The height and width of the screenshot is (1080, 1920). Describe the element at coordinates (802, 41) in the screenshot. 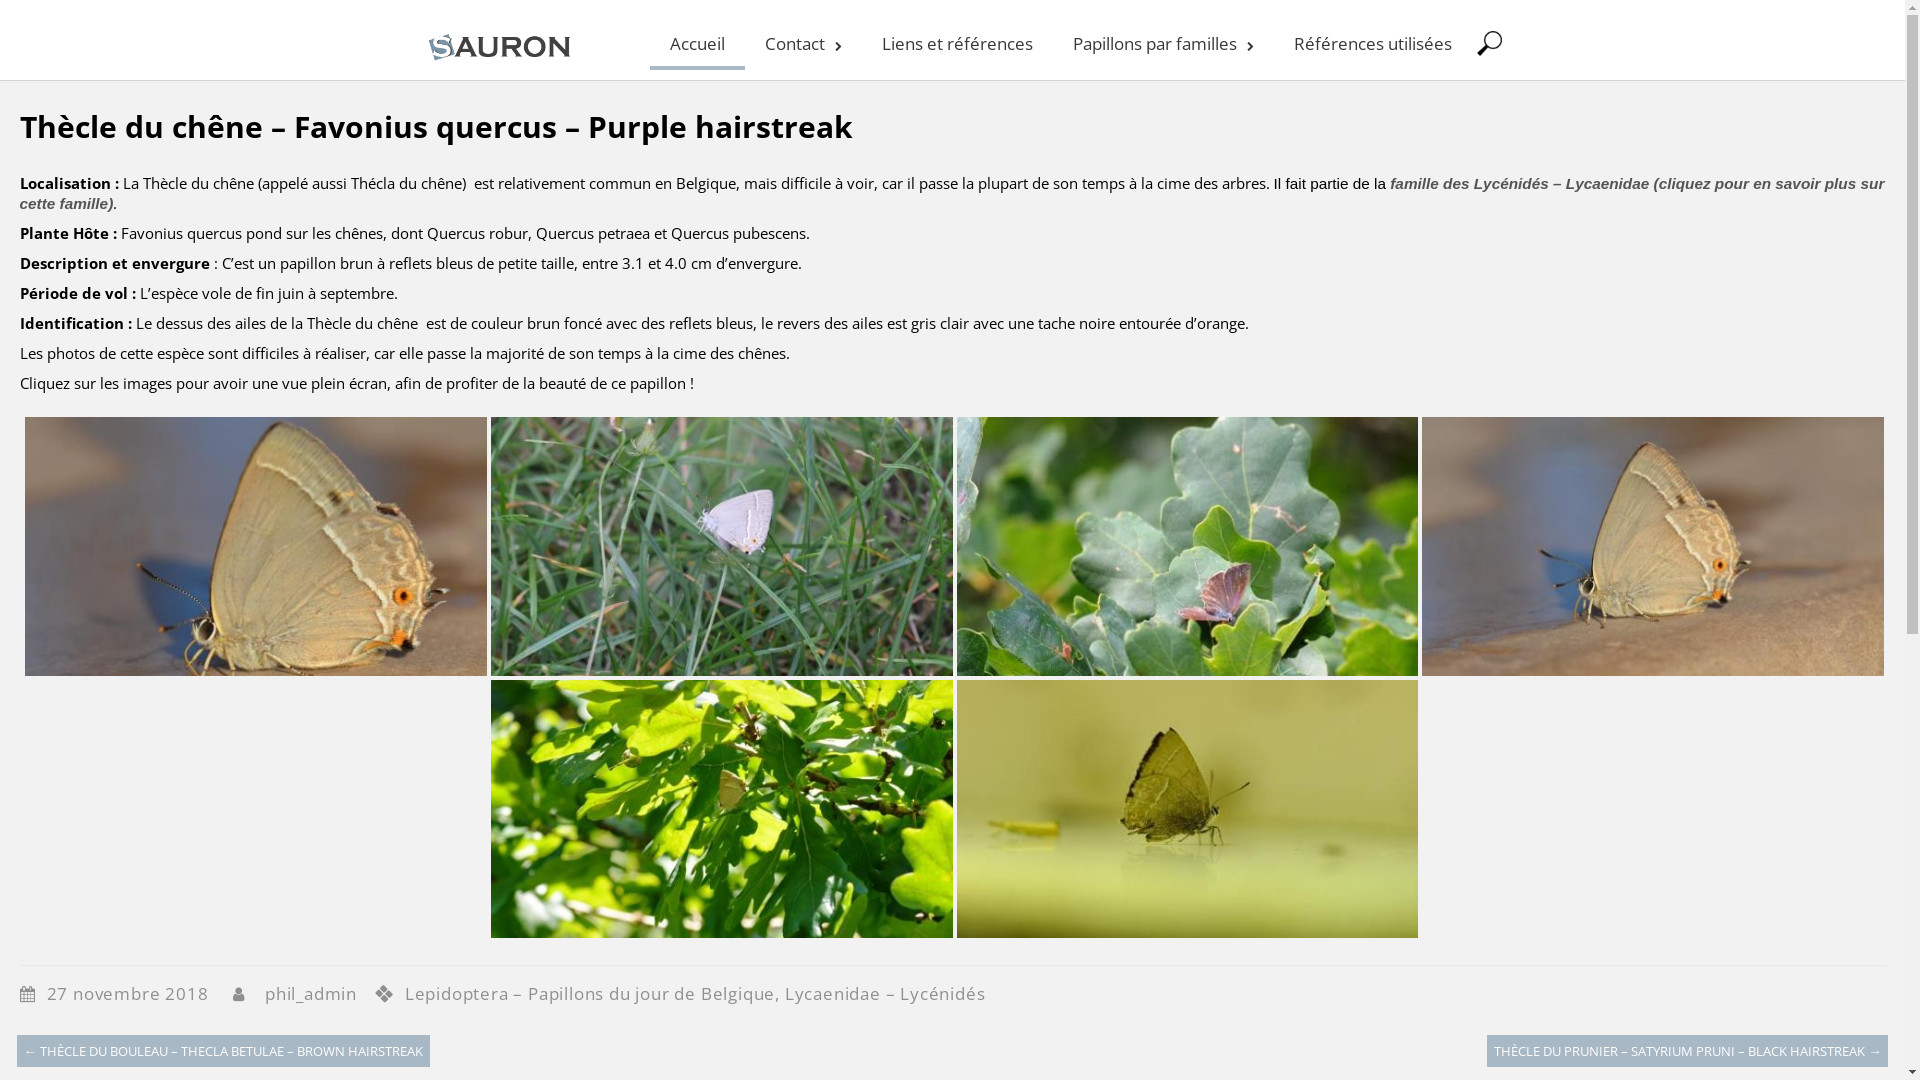

I see `'Contact'` at that location.